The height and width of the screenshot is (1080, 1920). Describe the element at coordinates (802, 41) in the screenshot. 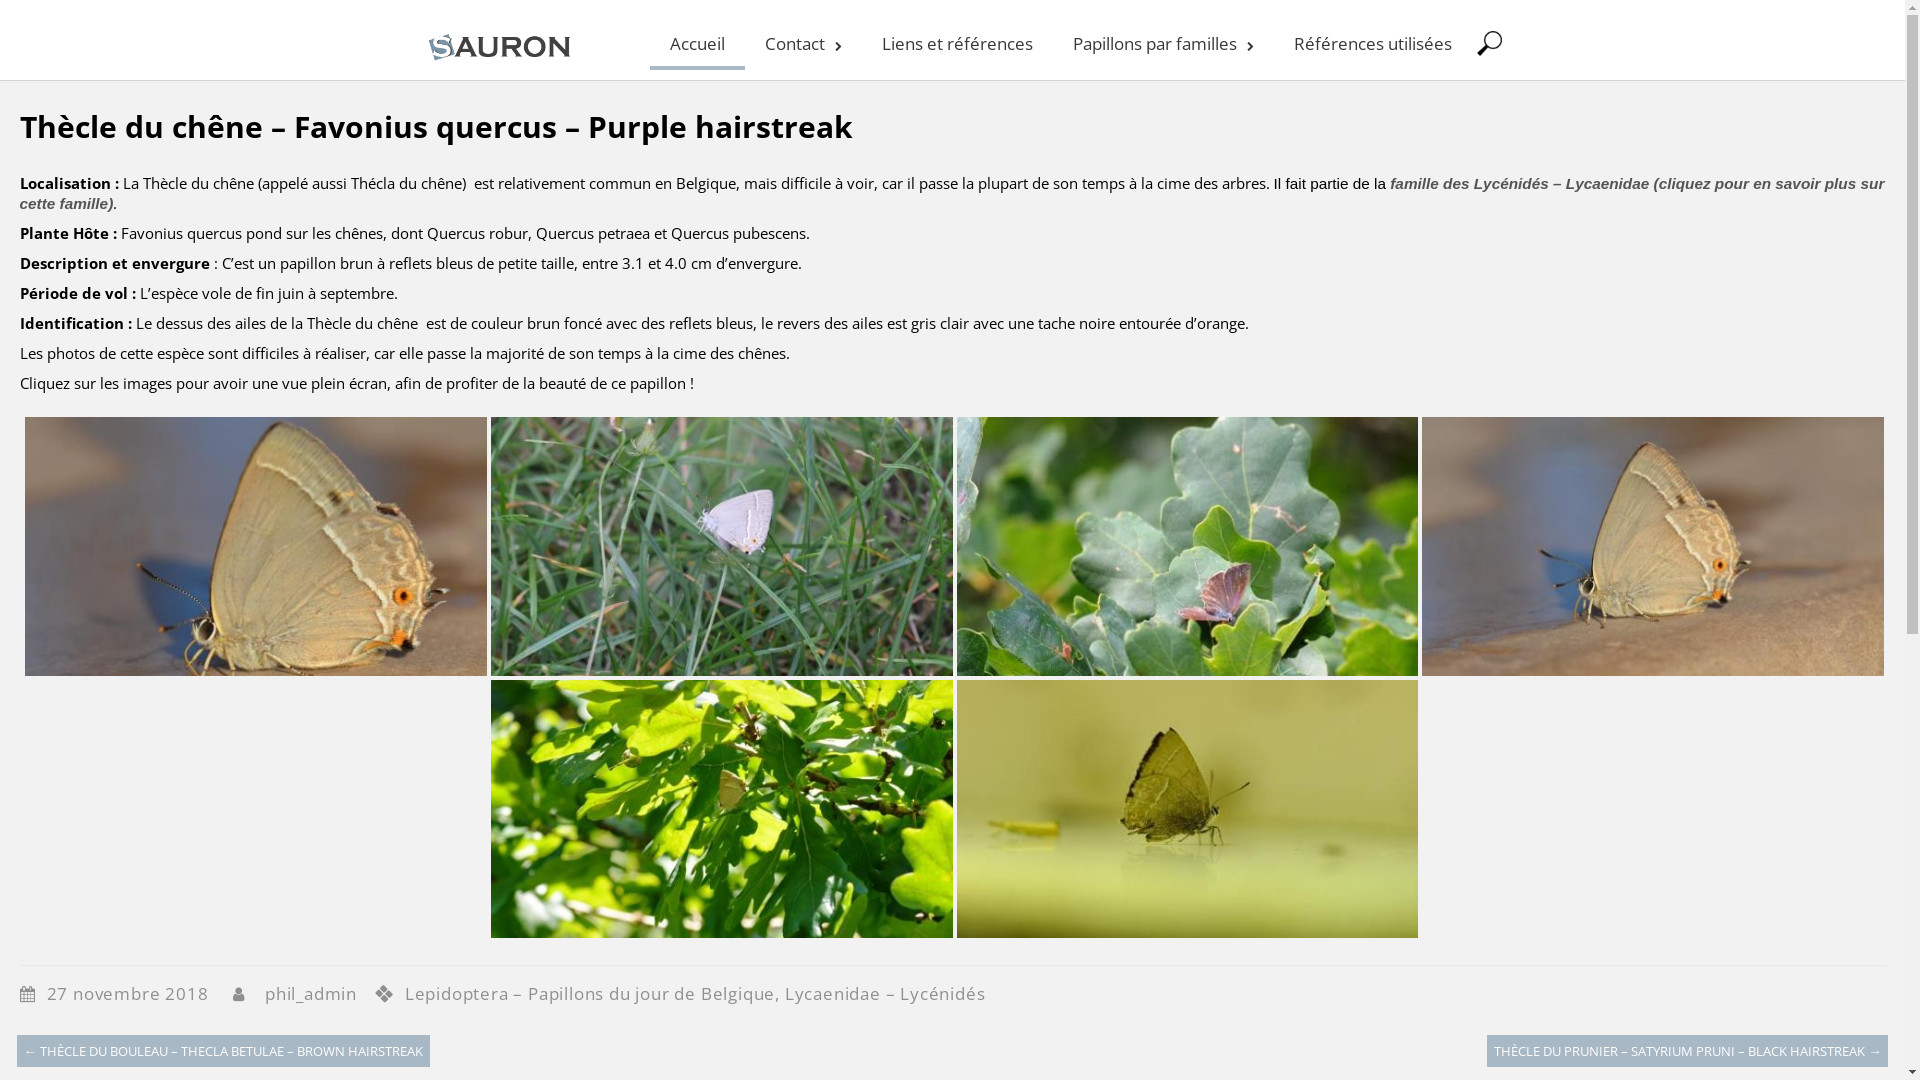

I see `'Contact'` at that location.